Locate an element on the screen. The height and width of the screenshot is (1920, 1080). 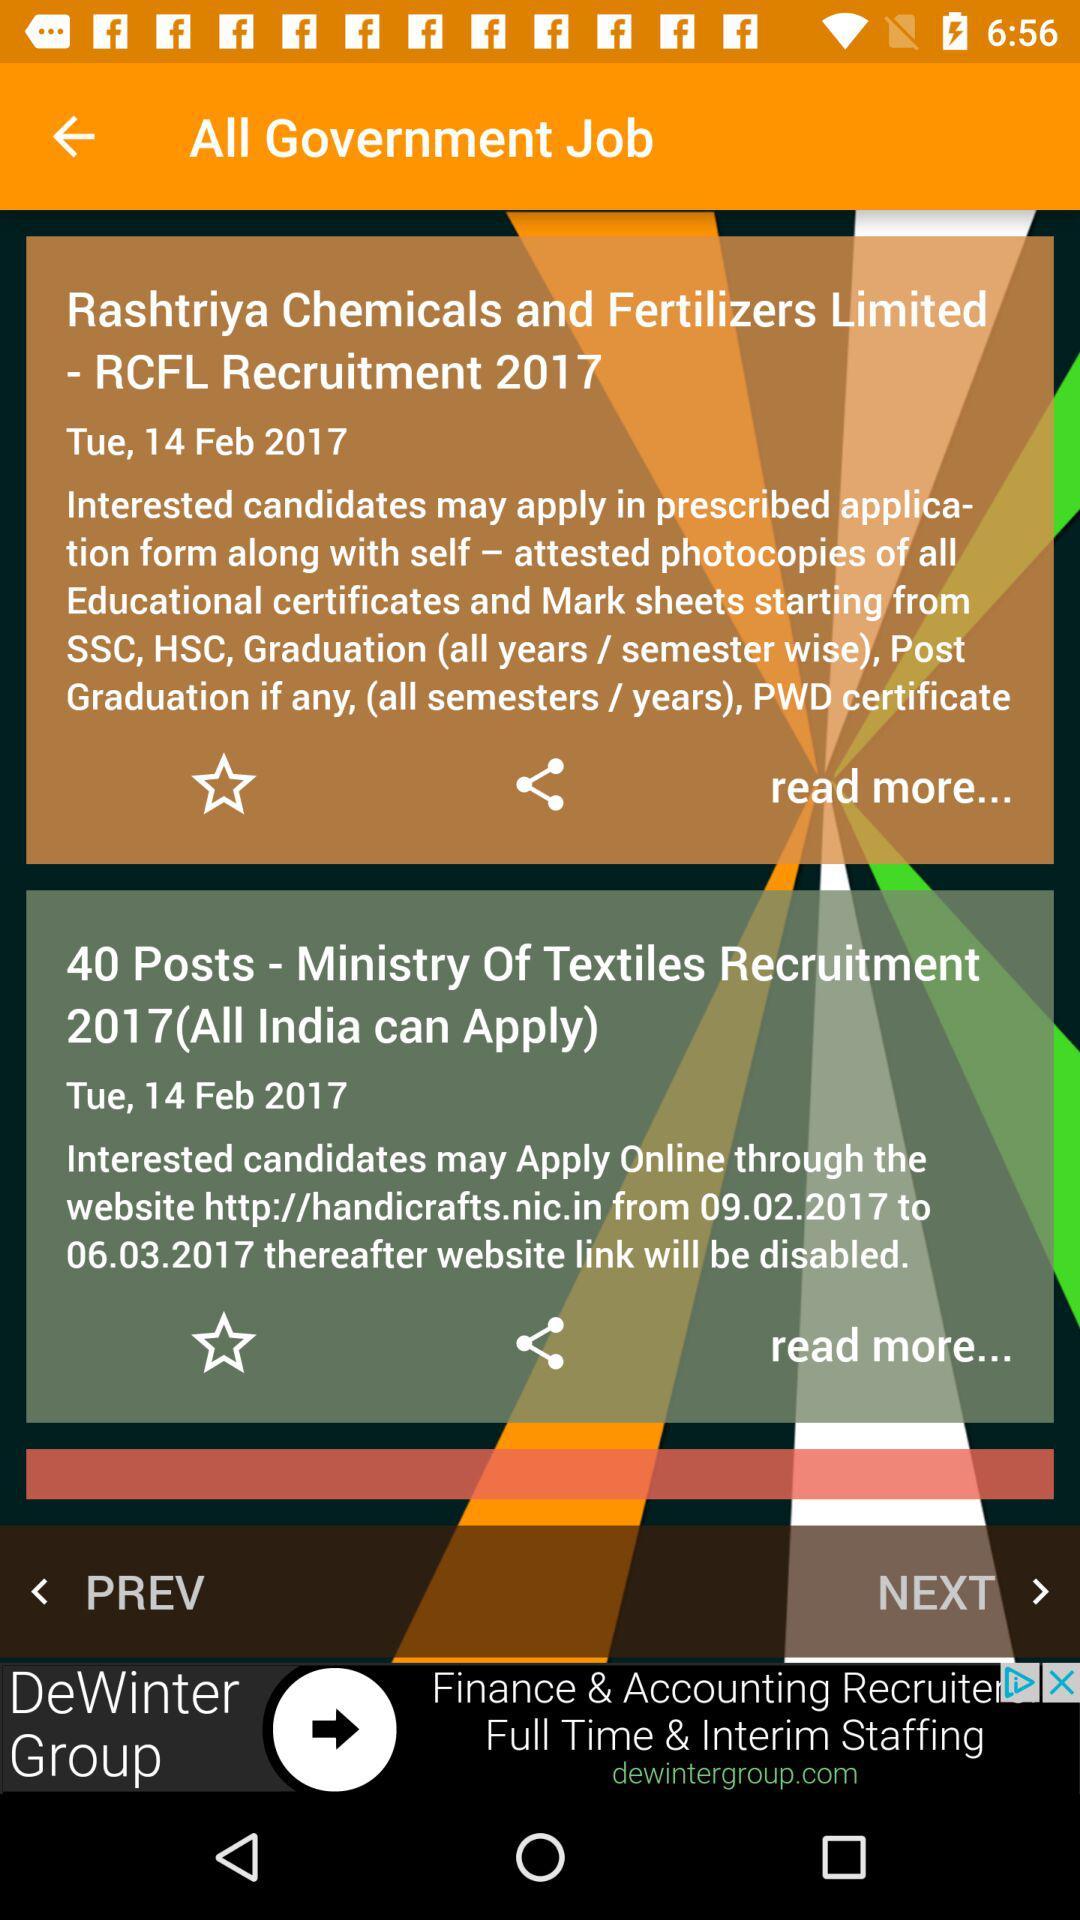
share is located at coordinates (538, 783).